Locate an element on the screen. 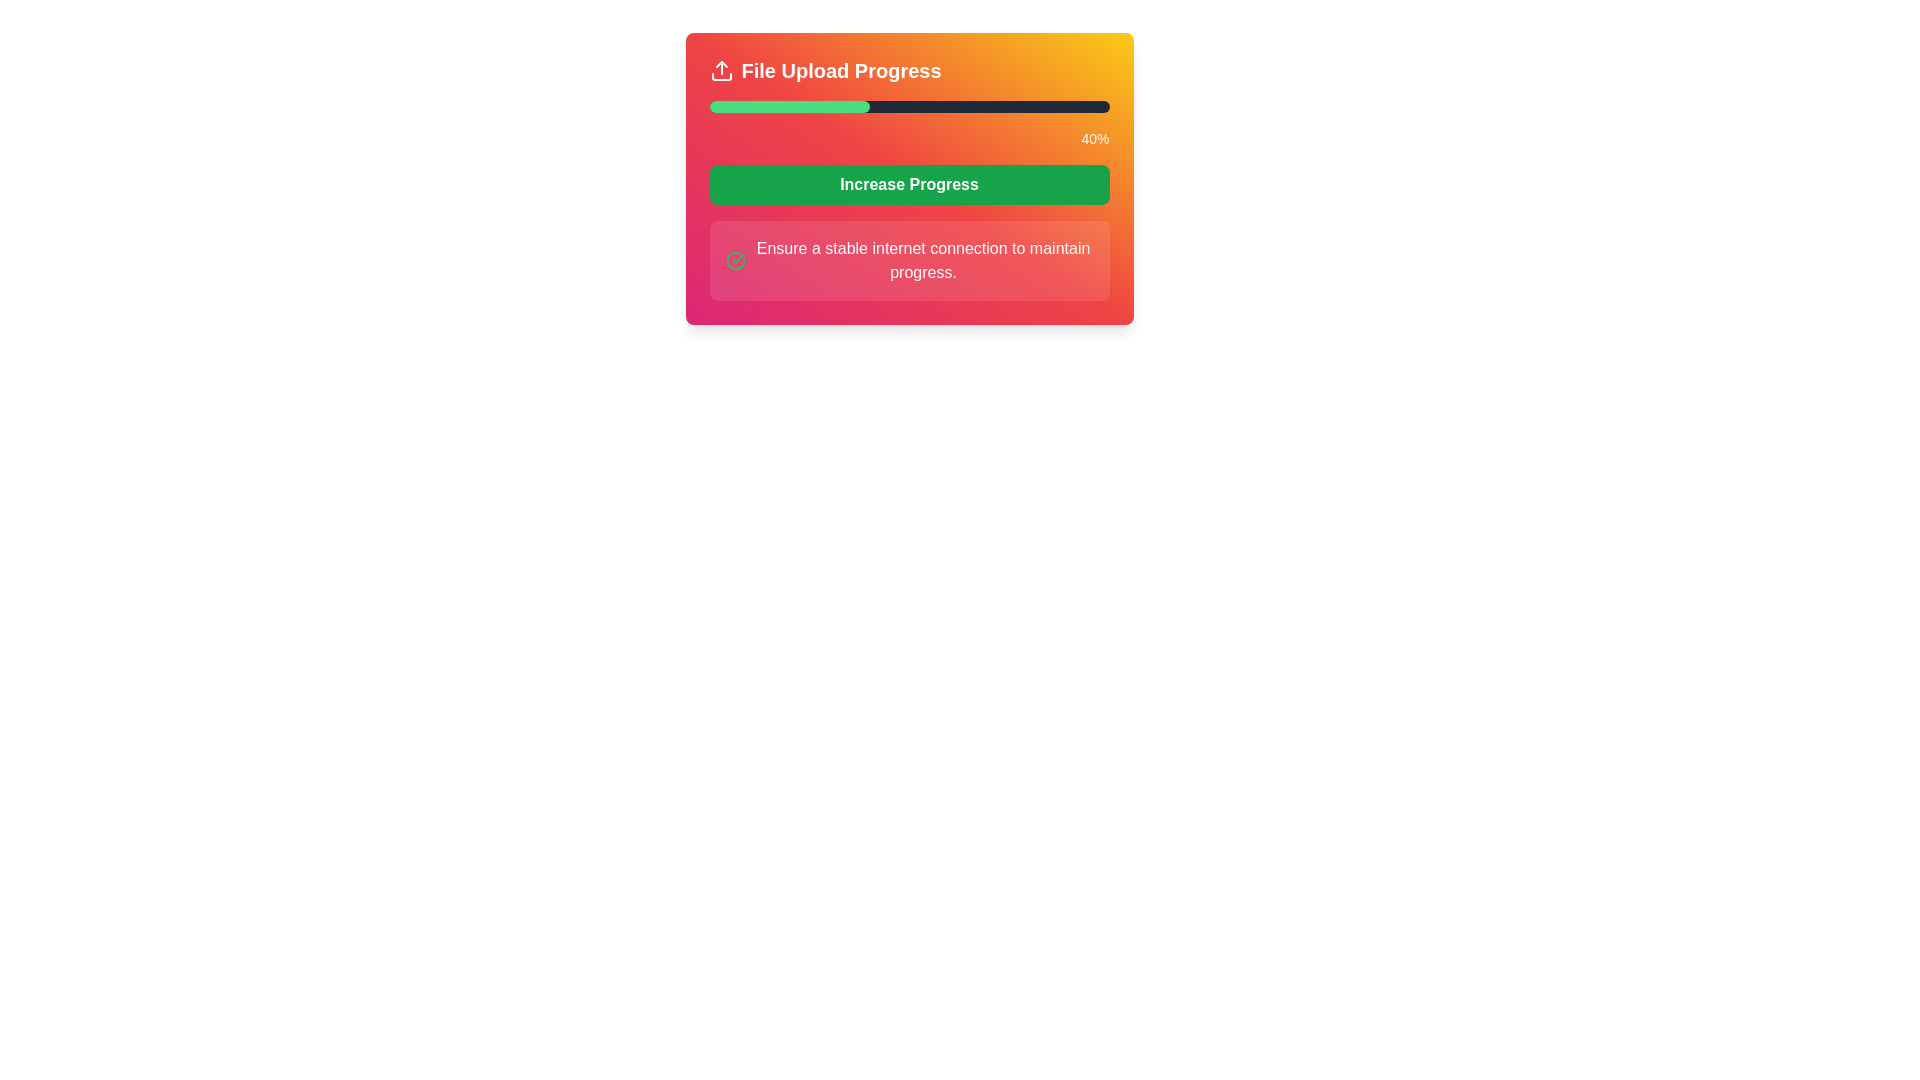  the horizontal progress bar styled with a dark gray background and green-filled section, located below the title 'File Upload Progress' and above the 'Increase Progress' button is located at coordinates (908, 107).